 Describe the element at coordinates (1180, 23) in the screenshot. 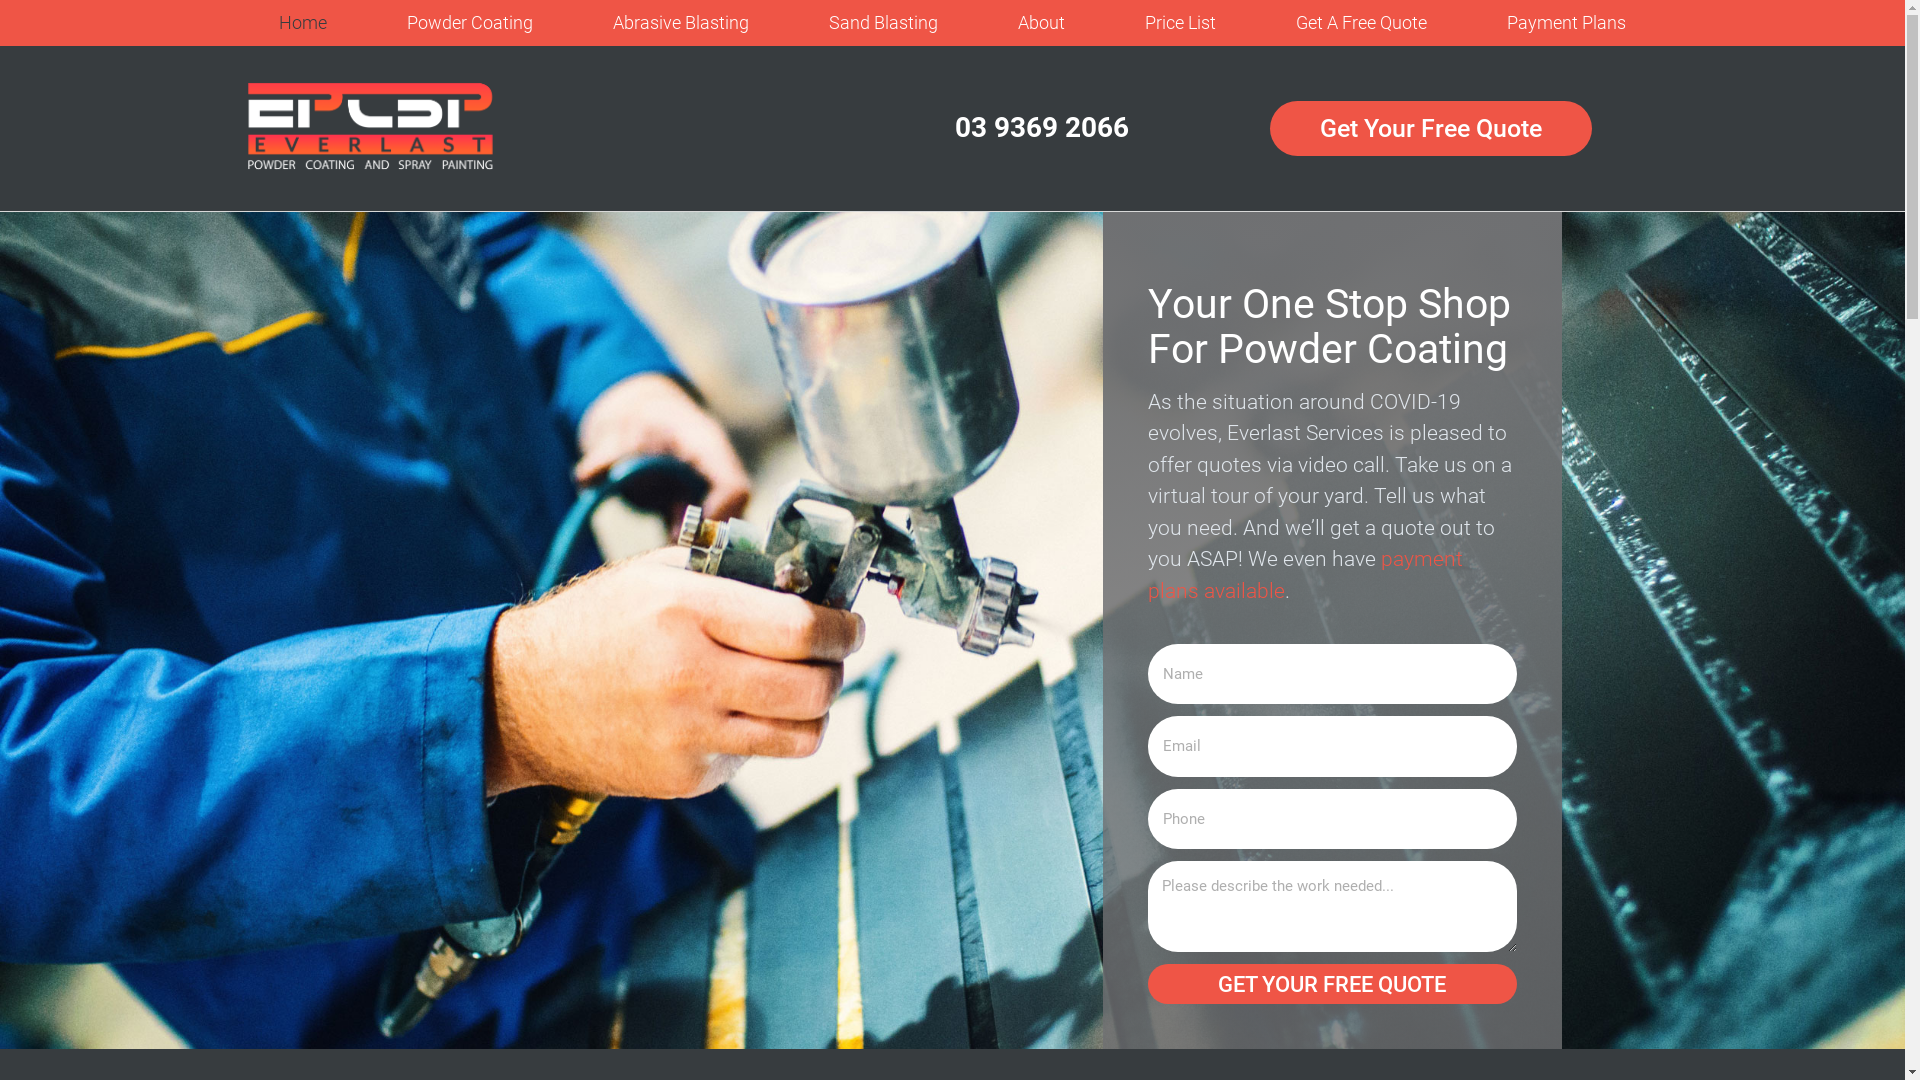

I see `'Price List'` at that location.